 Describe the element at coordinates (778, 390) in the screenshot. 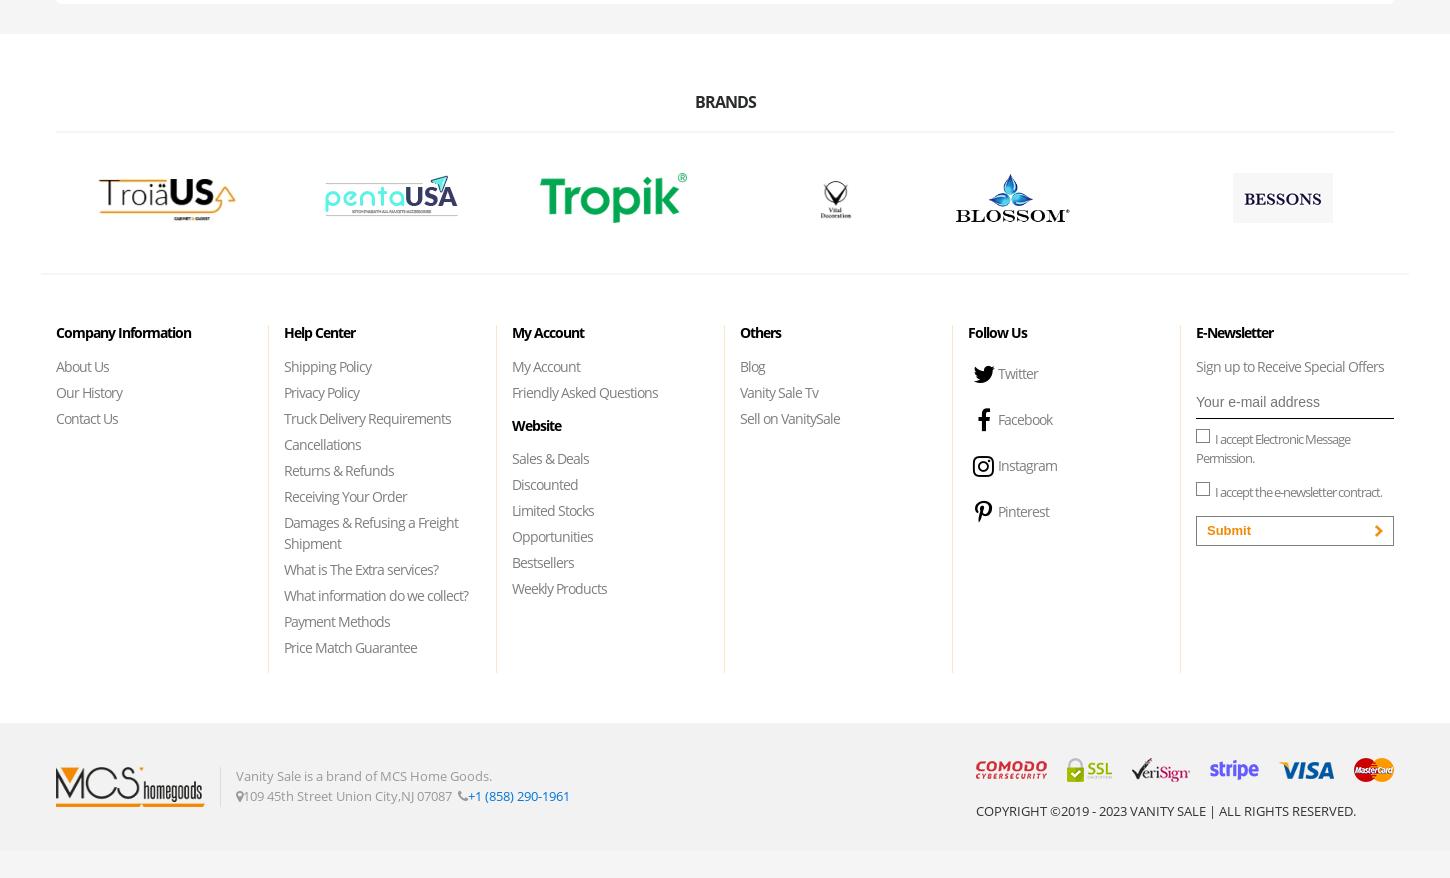

I see `'Vanity Sale Tv'` at that location.